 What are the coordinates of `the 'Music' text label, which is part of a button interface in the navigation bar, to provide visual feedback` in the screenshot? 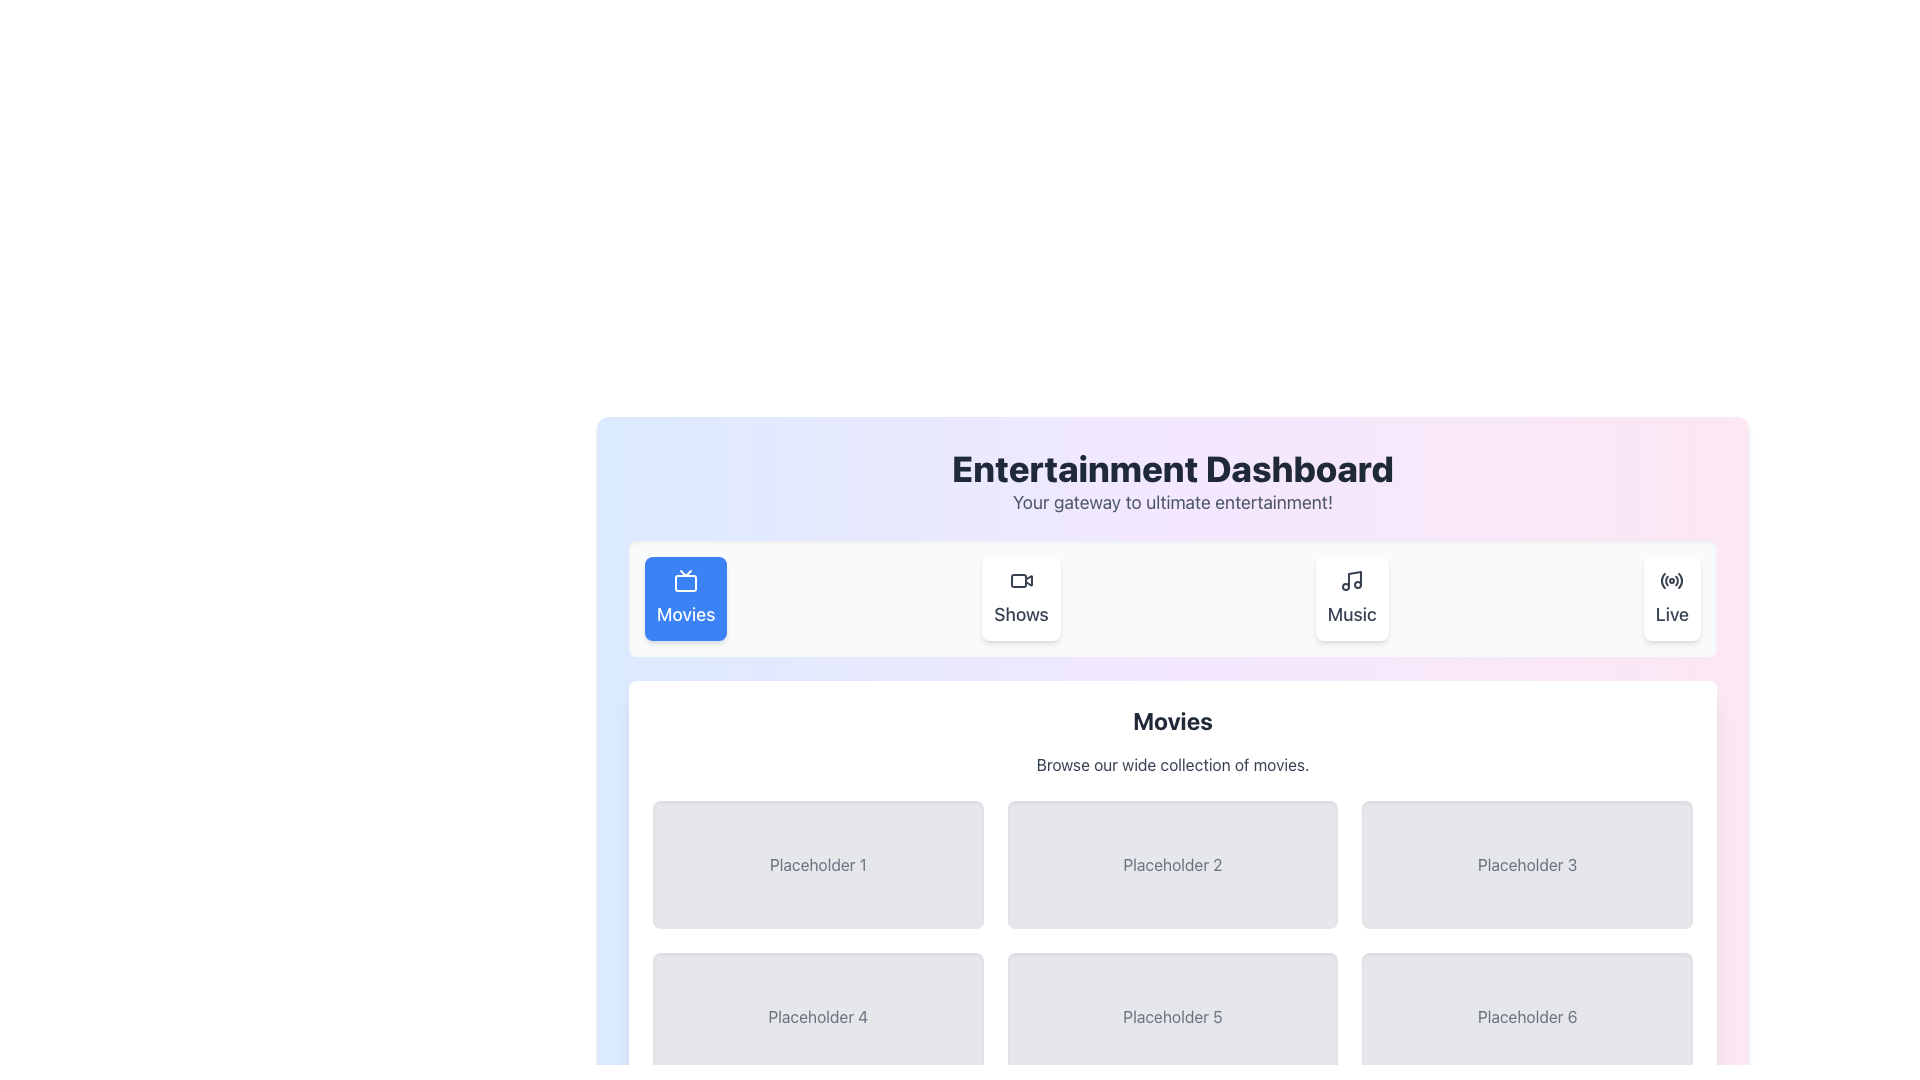 It's located at (1352, 613).